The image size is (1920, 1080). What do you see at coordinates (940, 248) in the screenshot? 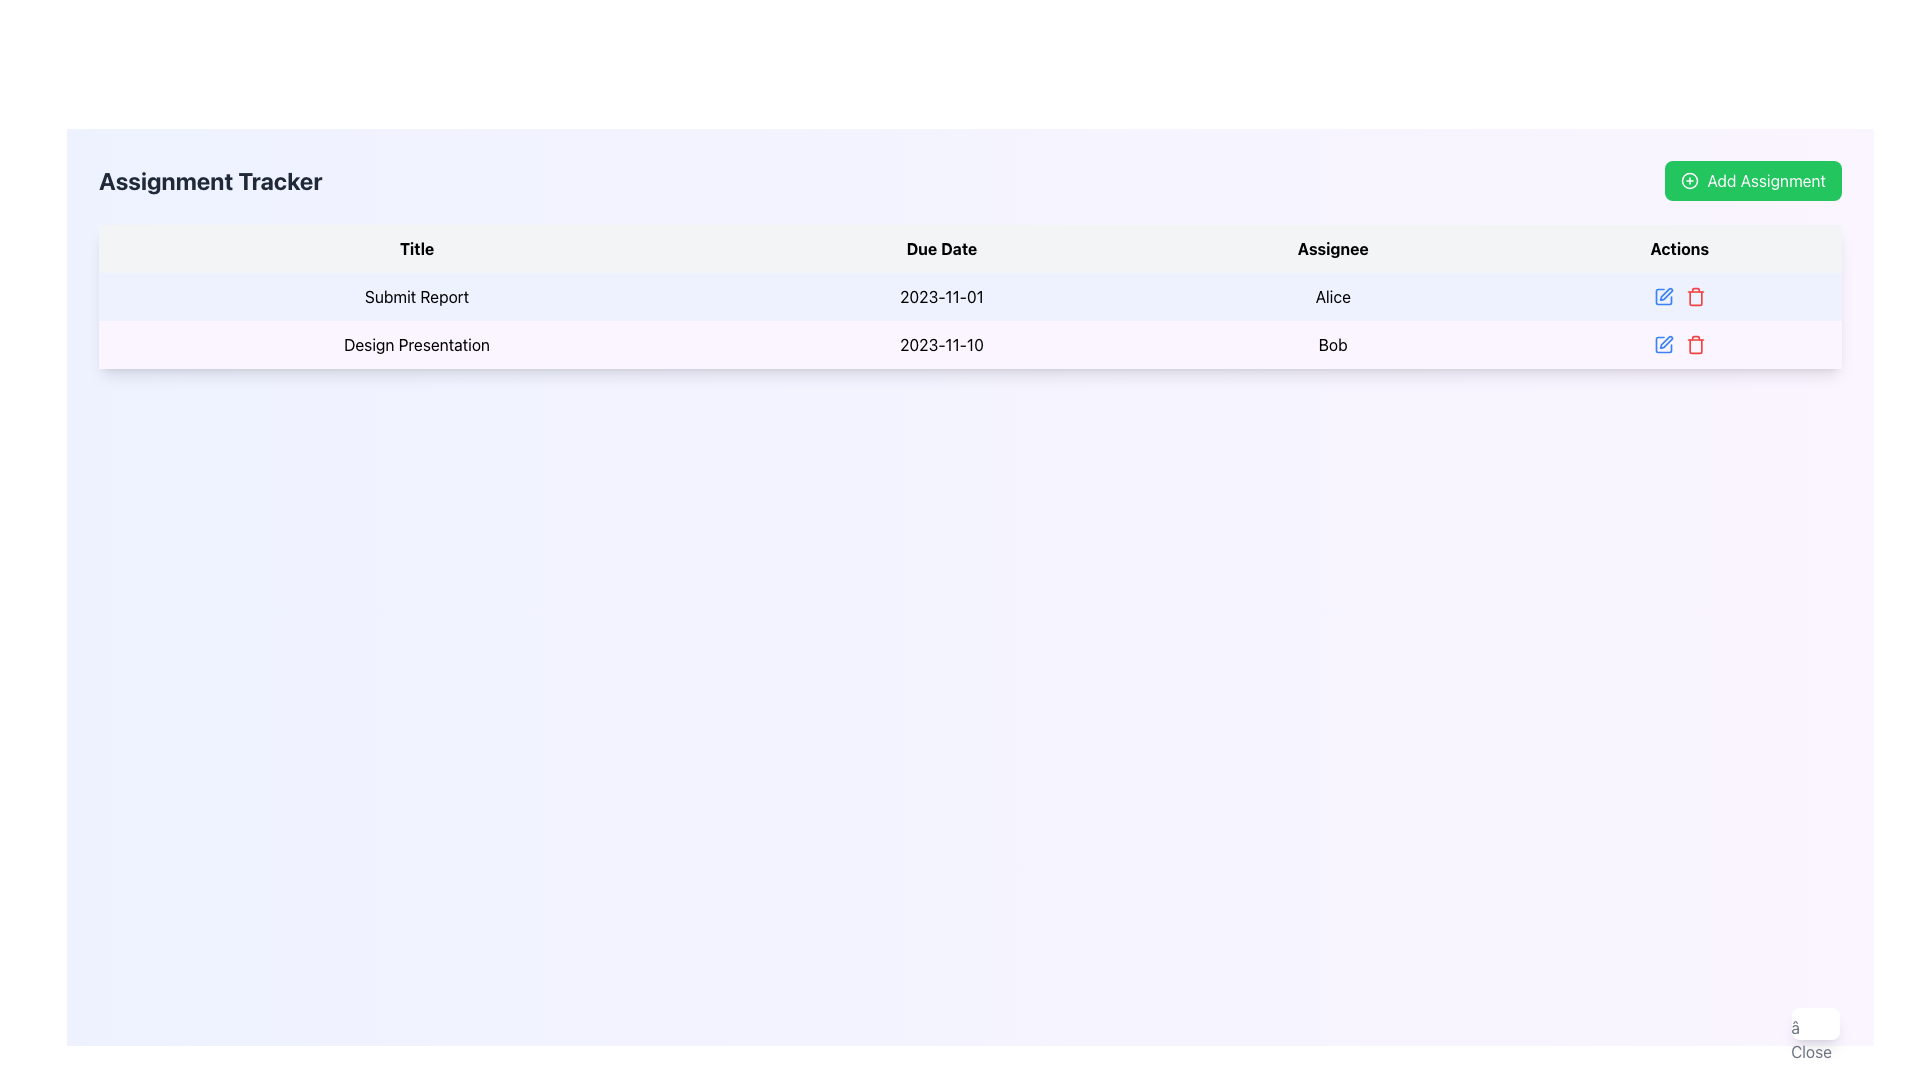
I see `the 'Due Date' header label, which is the second item in the row of column headers positioned between 'Title' and 'Assignee'` at bounding box center [940, 248].